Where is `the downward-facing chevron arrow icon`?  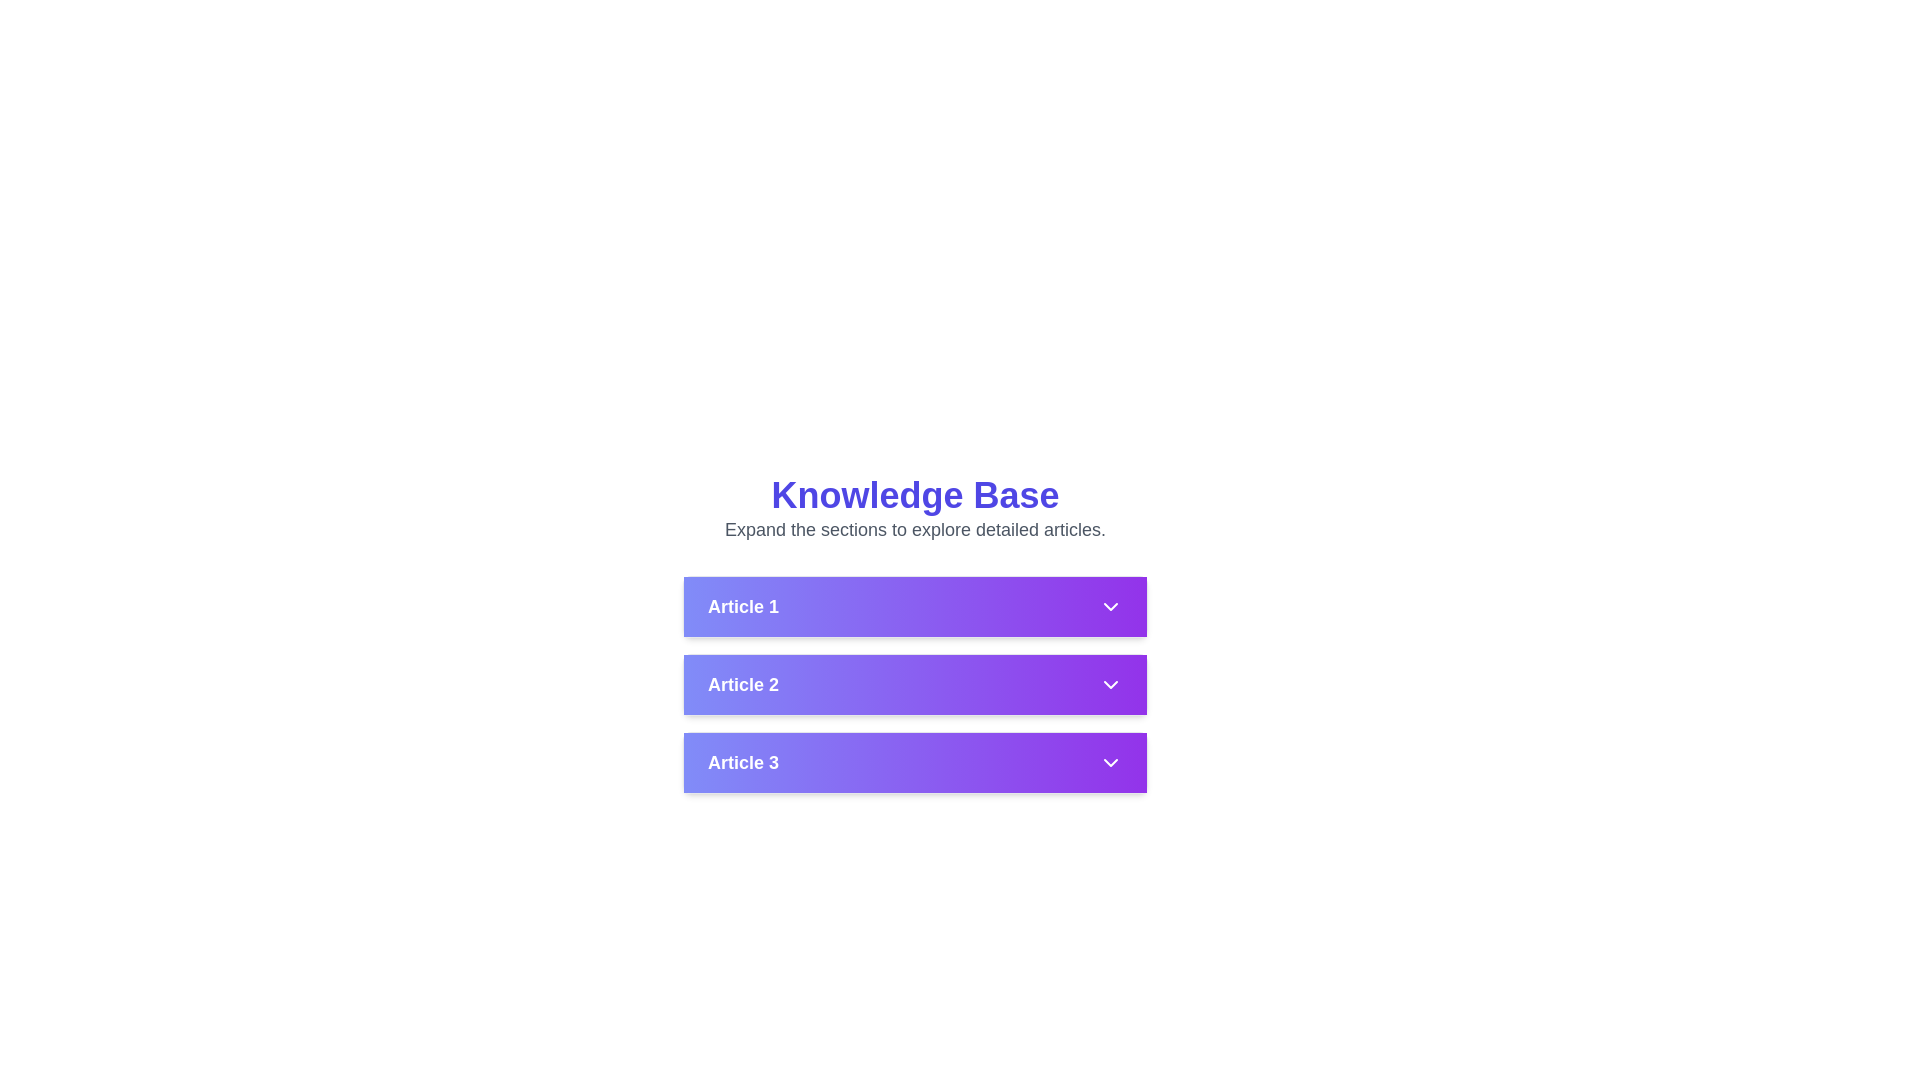
the downward-facing chevron arrow icon is located at coordinates (1109, 684).